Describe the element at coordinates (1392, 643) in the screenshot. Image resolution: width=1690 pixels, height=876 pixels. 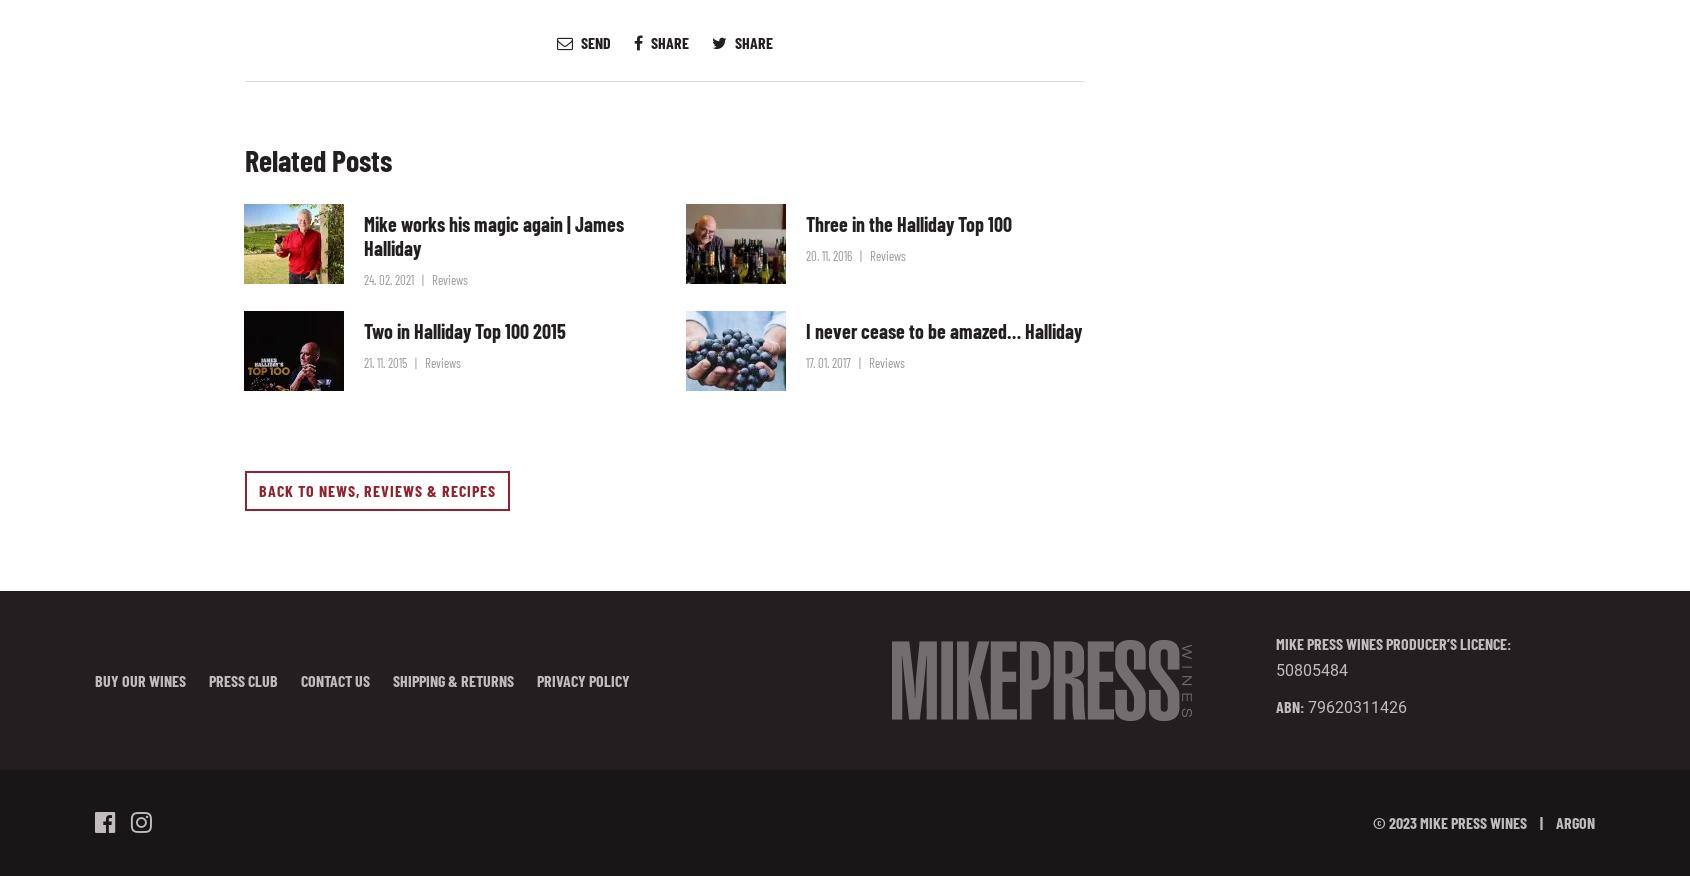
I see `'Mike Press Wines Producer’s Licence:'` at that location.